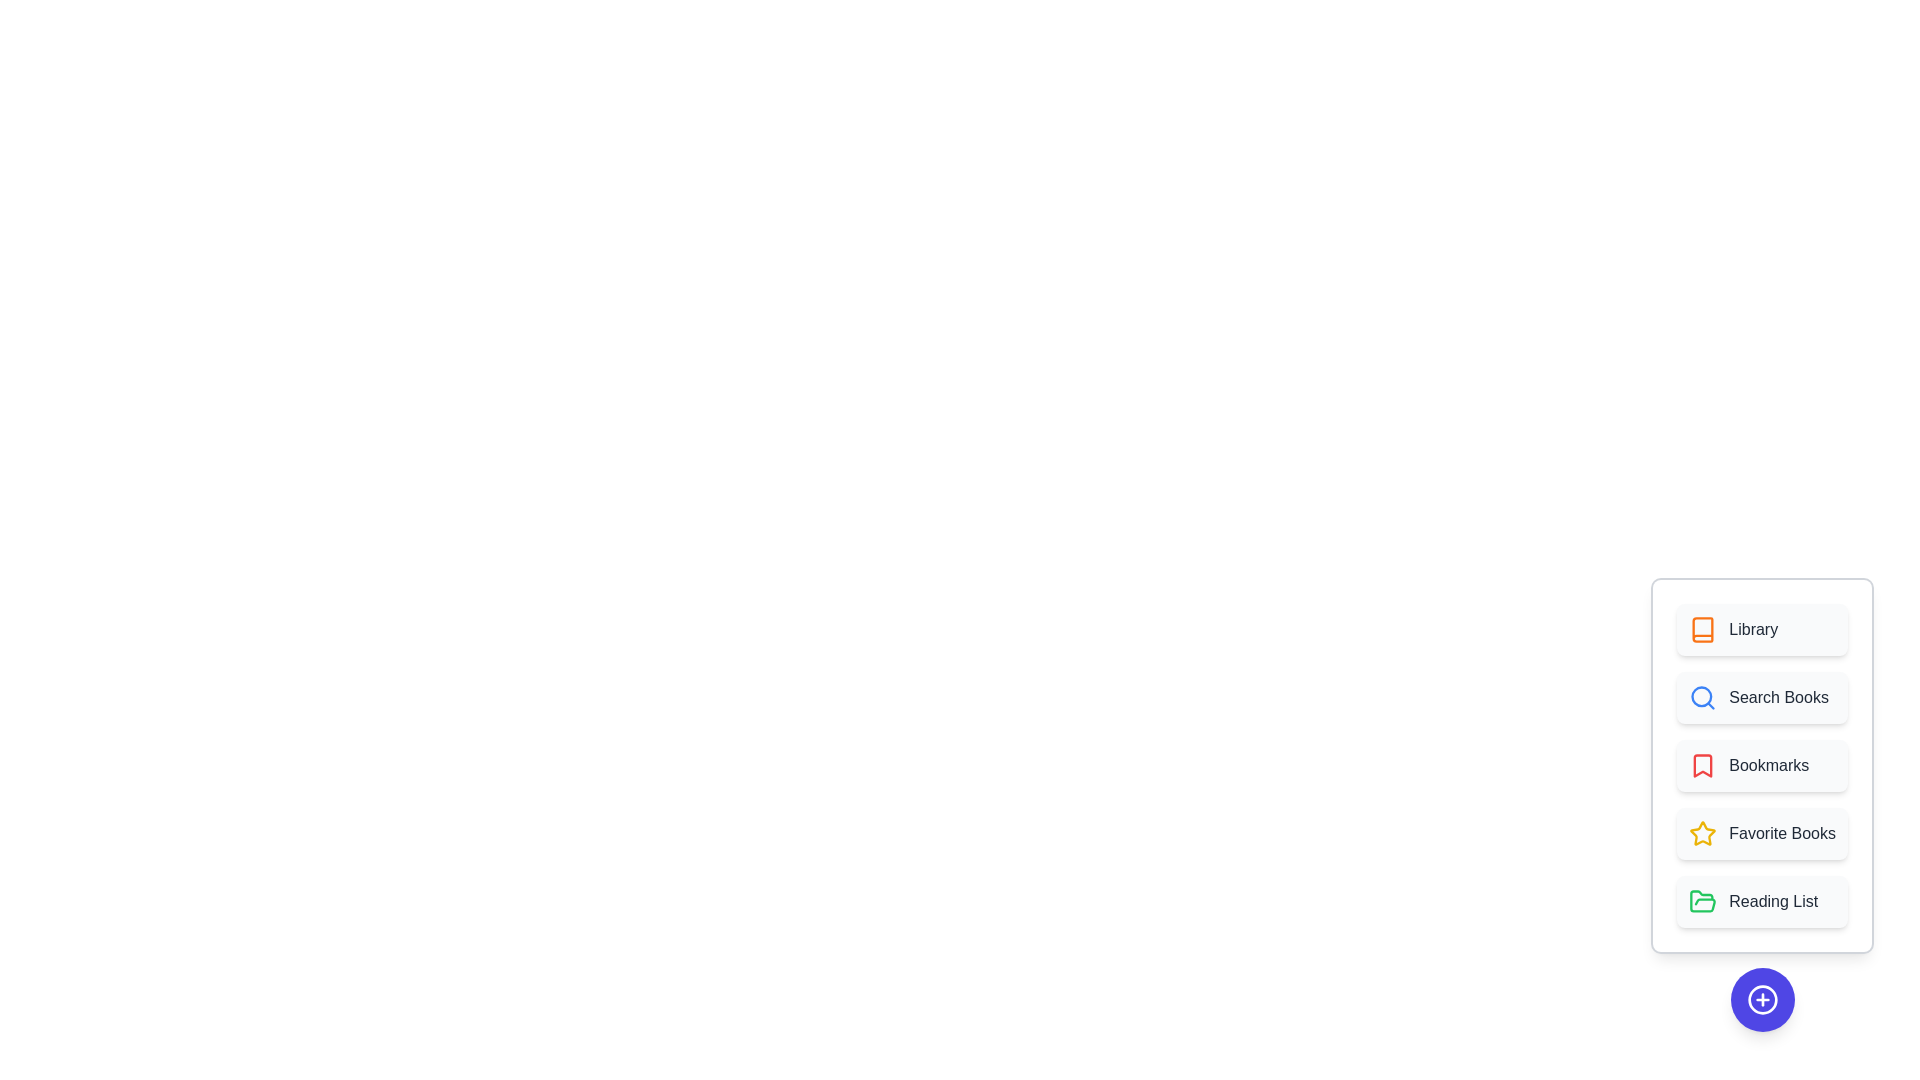  Describe the element at coordinates (1762, 902) in the screenshot. I see `the 'Reading List' option in the menu` at that location.